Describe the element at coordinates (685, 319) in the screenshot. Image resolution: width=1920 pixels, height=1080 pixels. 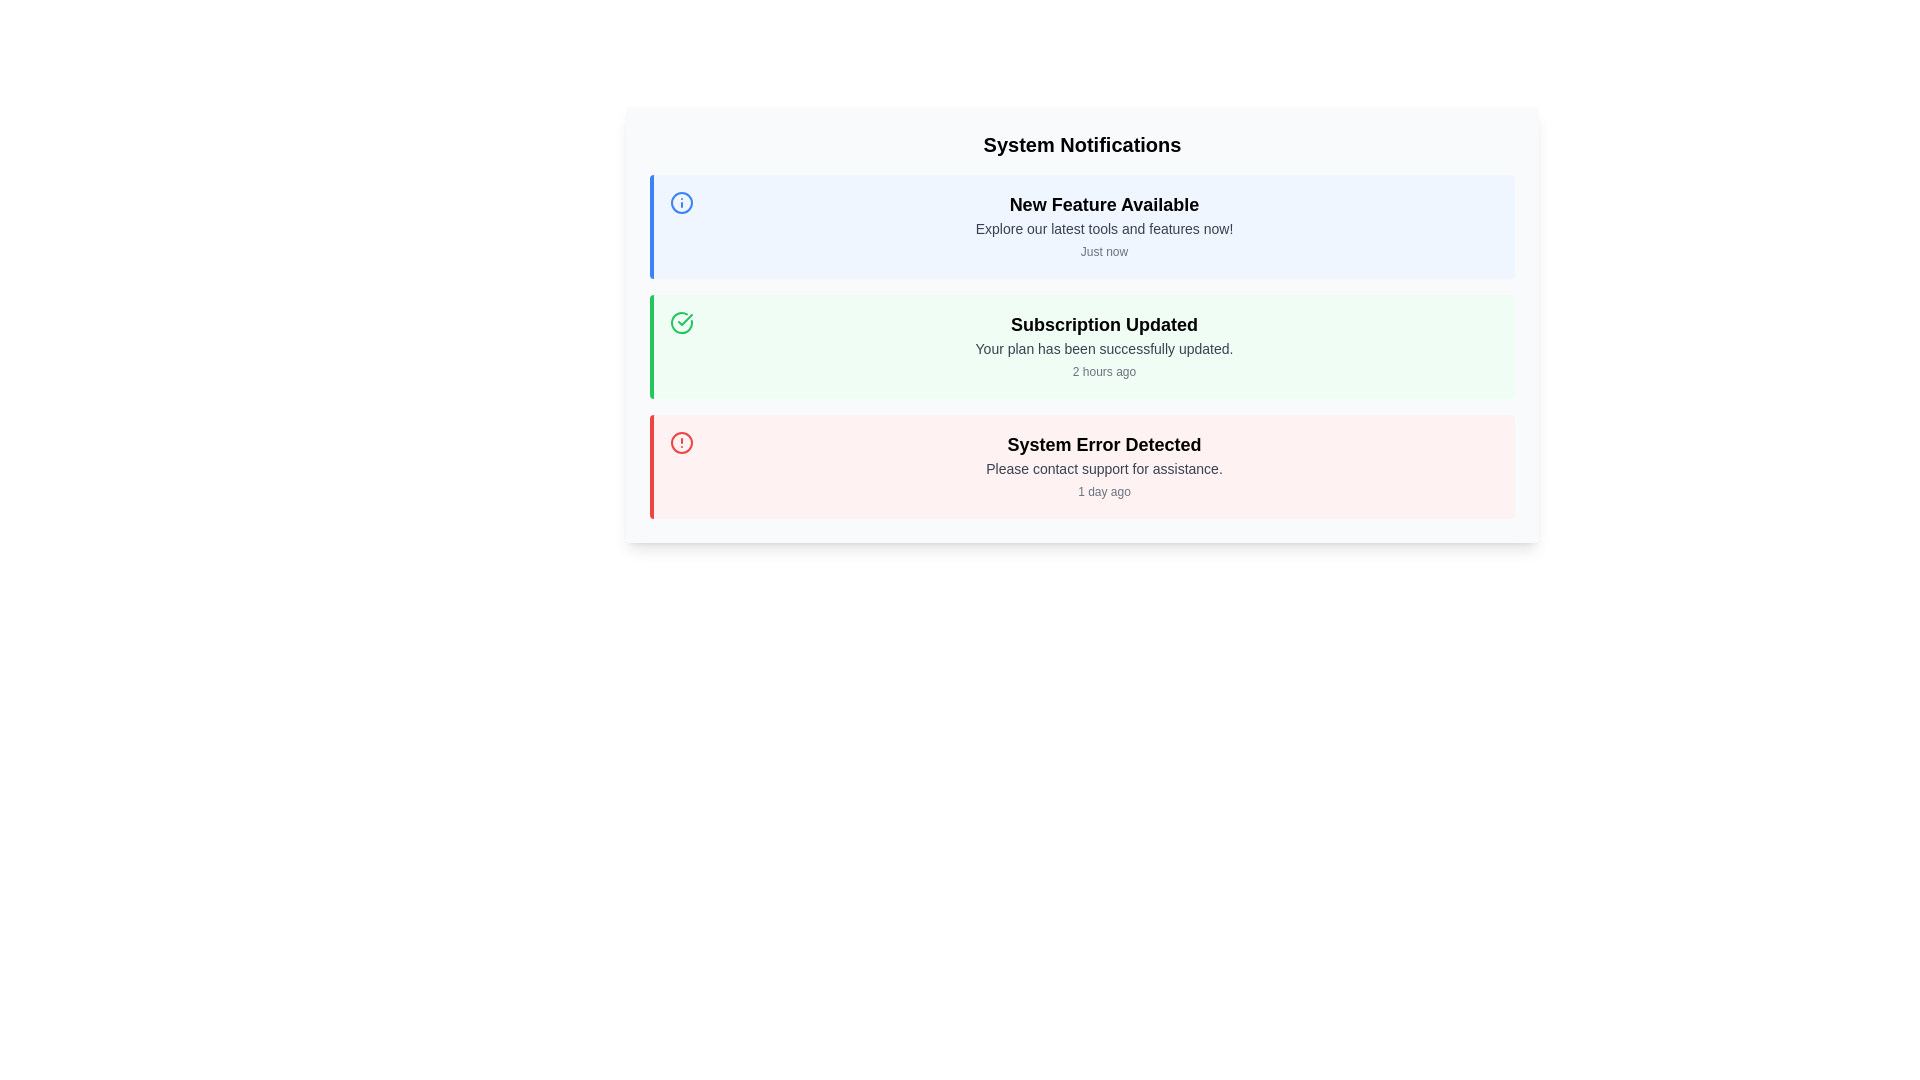
I see `the green circular icon with a checkmark located in the second notification card titled 'Subscription Updated'` at that location.